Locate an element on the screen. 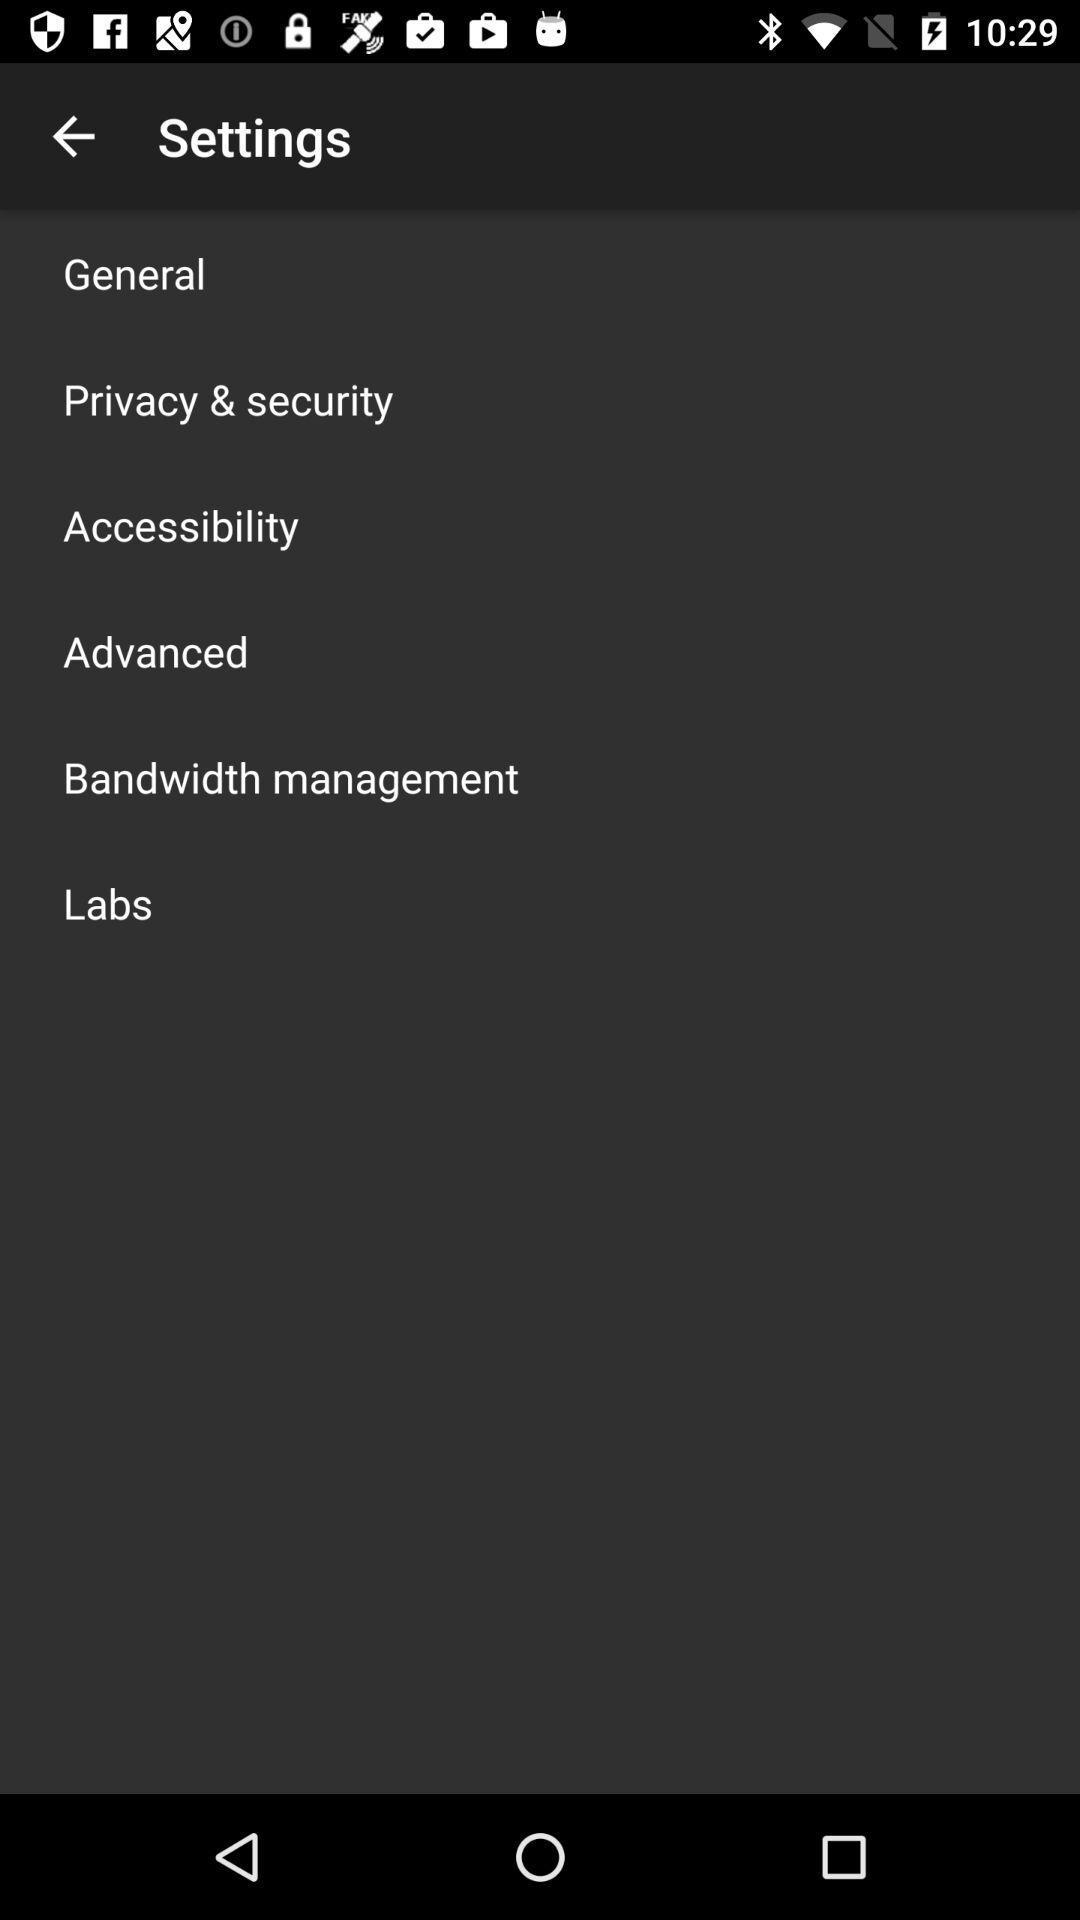 The height and width of the screenshot is (1920, 1080). general item is located at coordinates (134, 272).